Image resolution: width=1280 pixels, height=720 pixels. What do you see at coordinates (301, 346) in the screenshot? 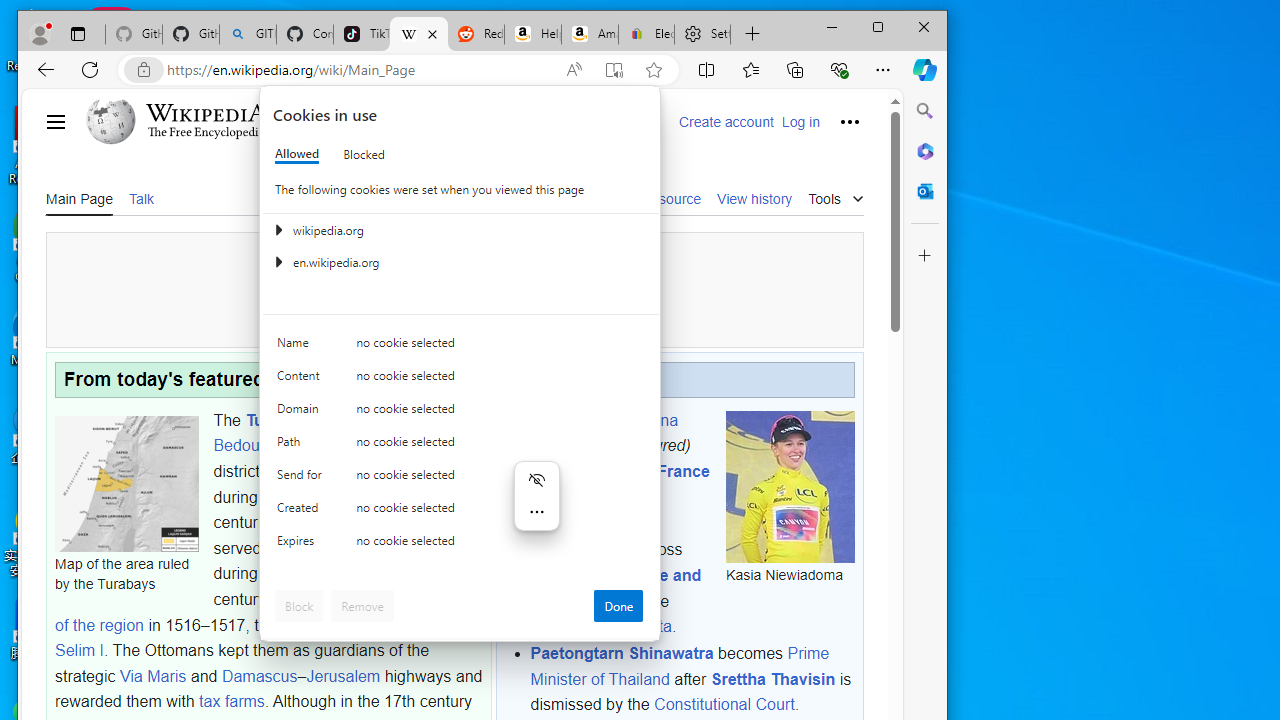
I see `'Name'` at bounding box center [301, 346].